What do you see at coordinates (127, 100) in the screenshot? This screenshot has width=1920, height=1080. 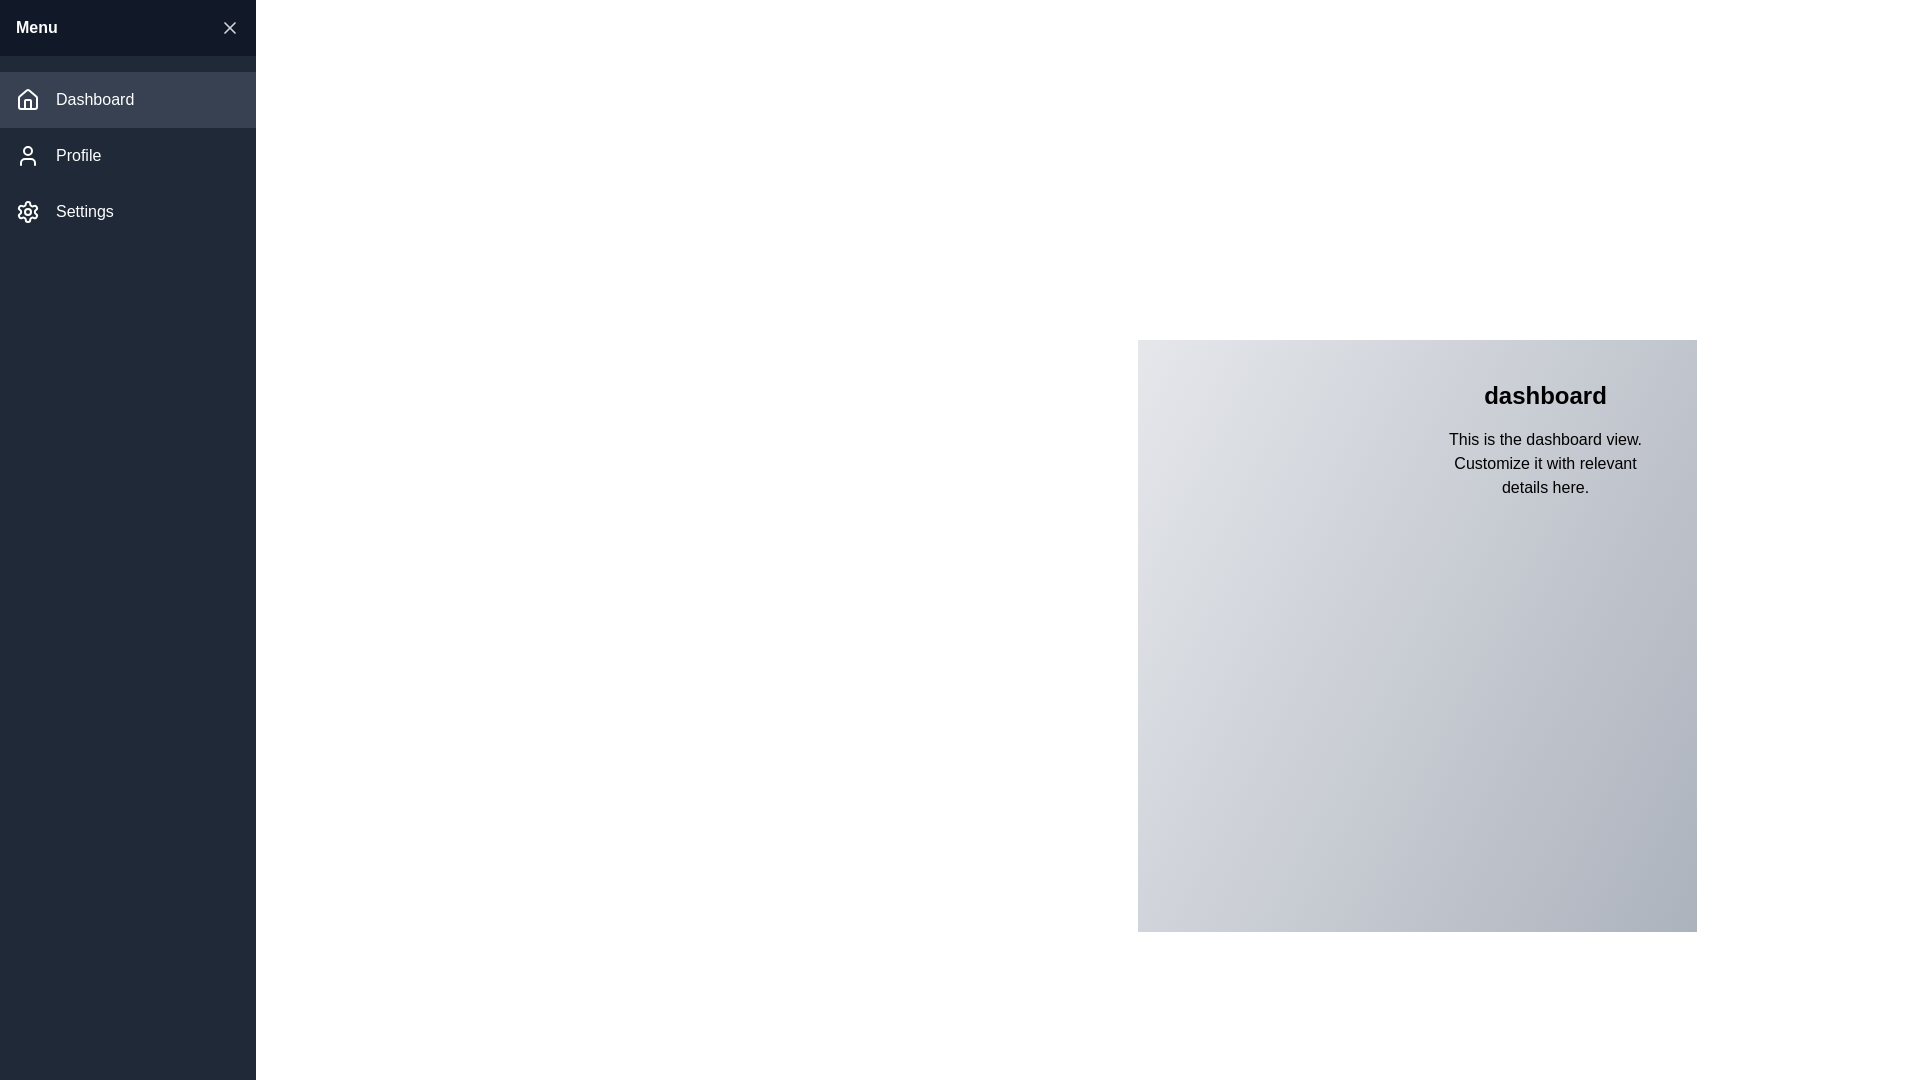 I see `the menu item Dashboard in the sidebar` at bounding box center [127, 100].